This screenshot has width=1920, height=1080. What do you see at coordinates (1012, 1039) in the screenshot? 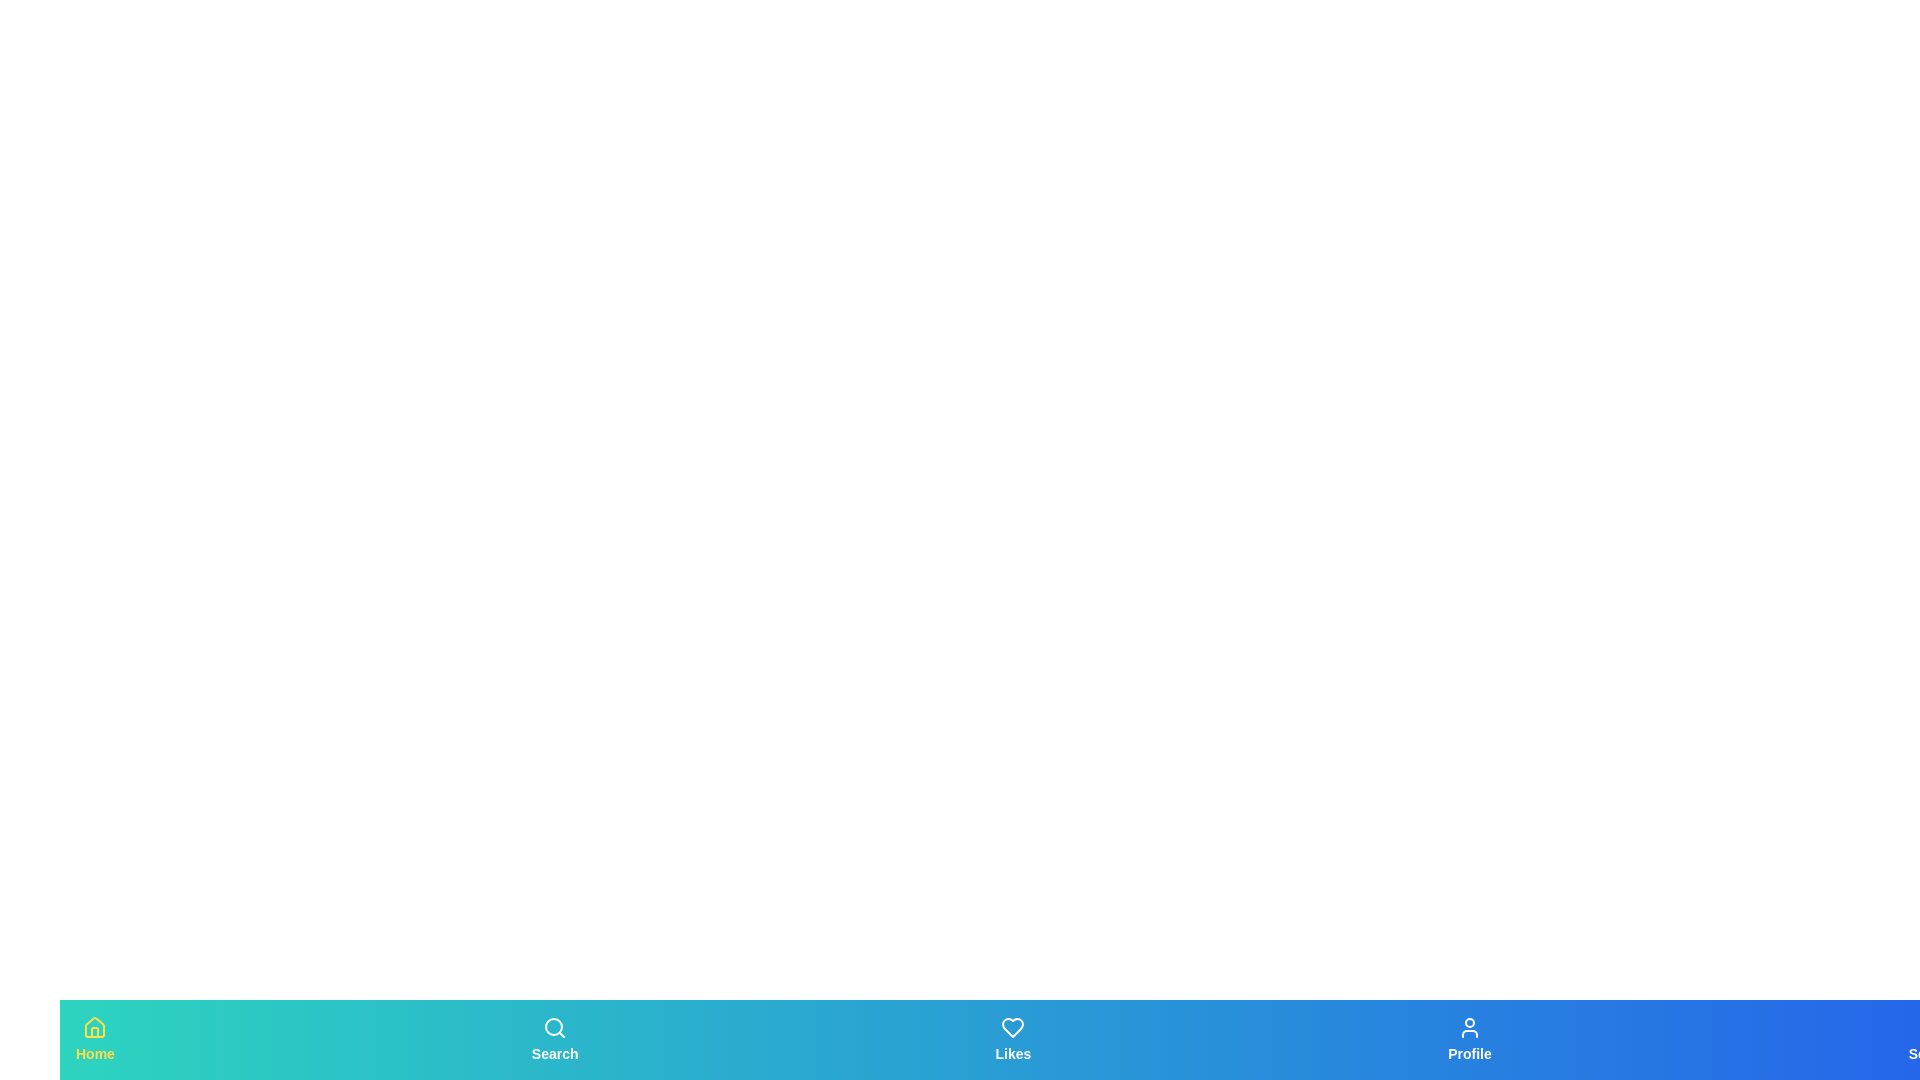
I see `the tab labeled Likes to observe the scaling effect` at bounding box center [1012, 1039].